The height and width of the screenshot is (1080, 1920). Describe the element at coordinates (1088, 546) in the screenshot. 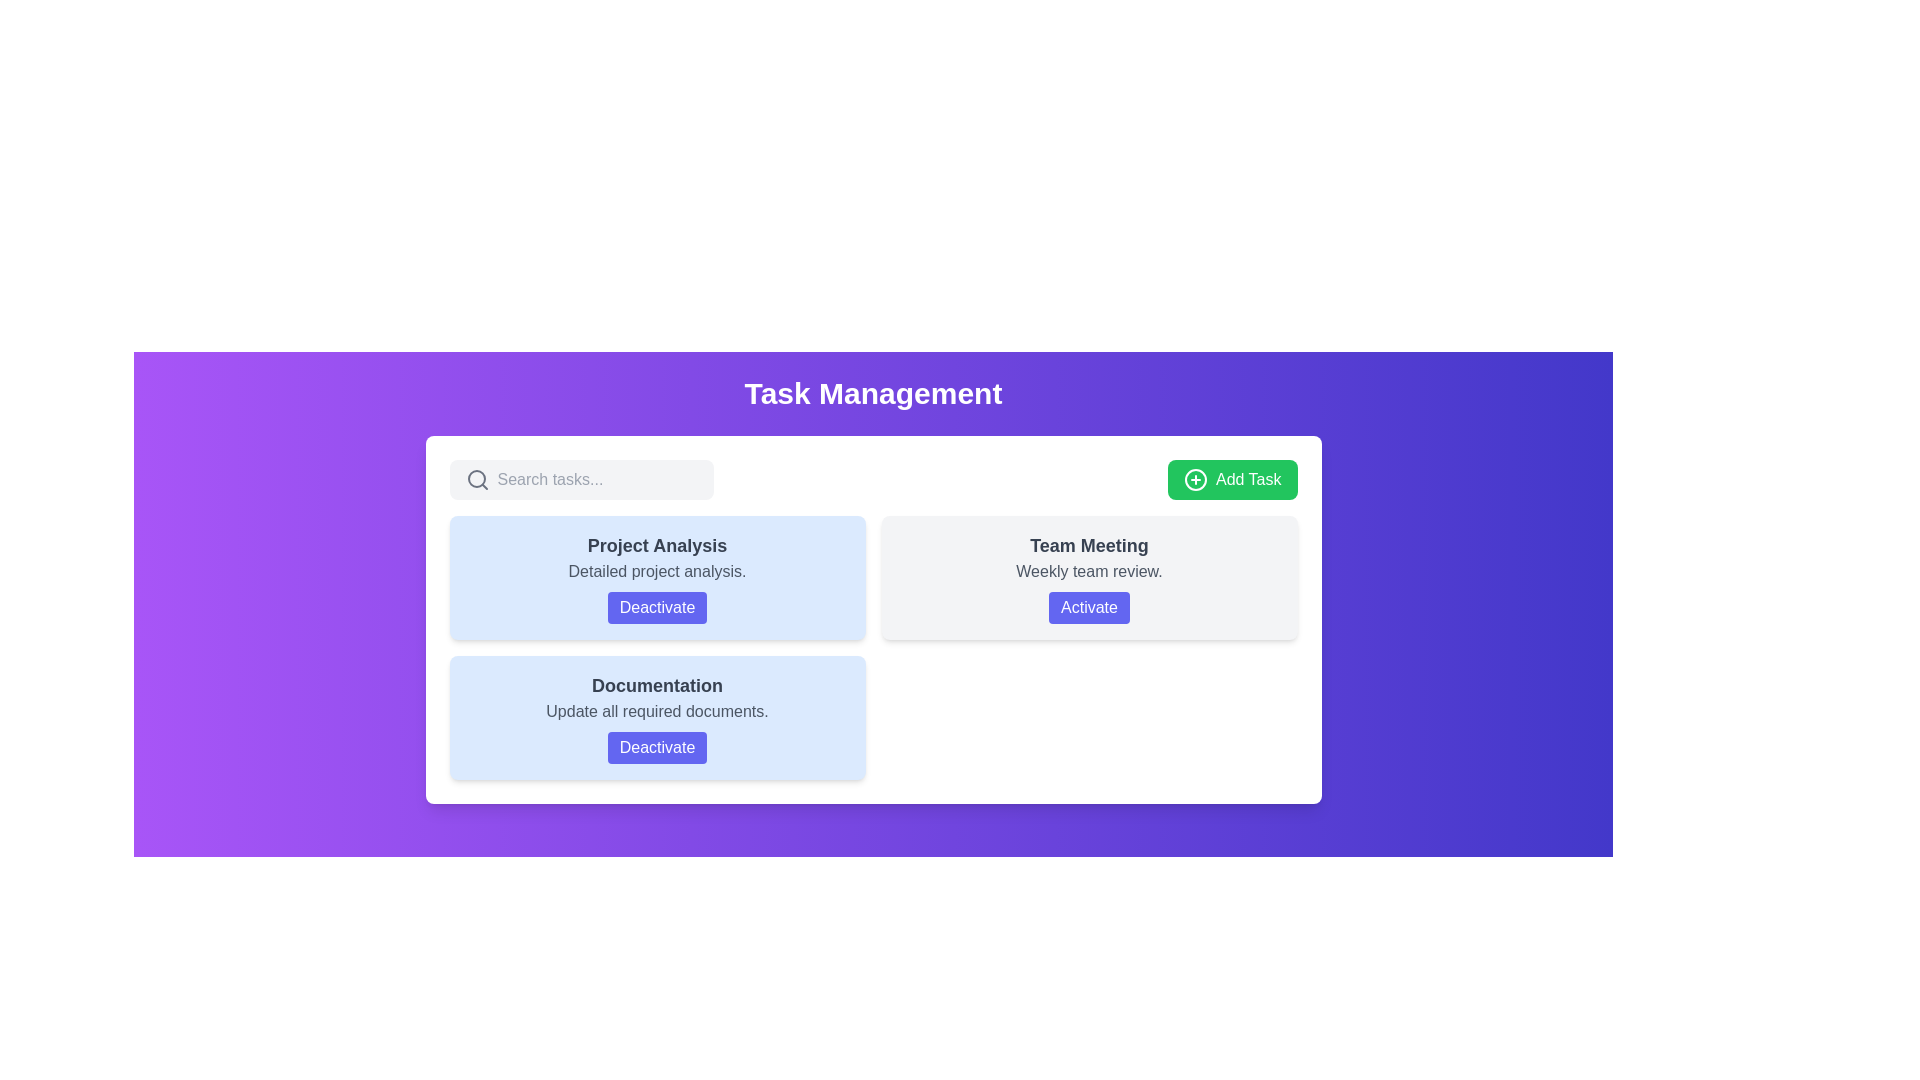

I see `the 'Team Meeting' text, which is displayed in bold, large font with a dark gray color on a light gray card background, located in the upper-right area of the task list interface` at that location.